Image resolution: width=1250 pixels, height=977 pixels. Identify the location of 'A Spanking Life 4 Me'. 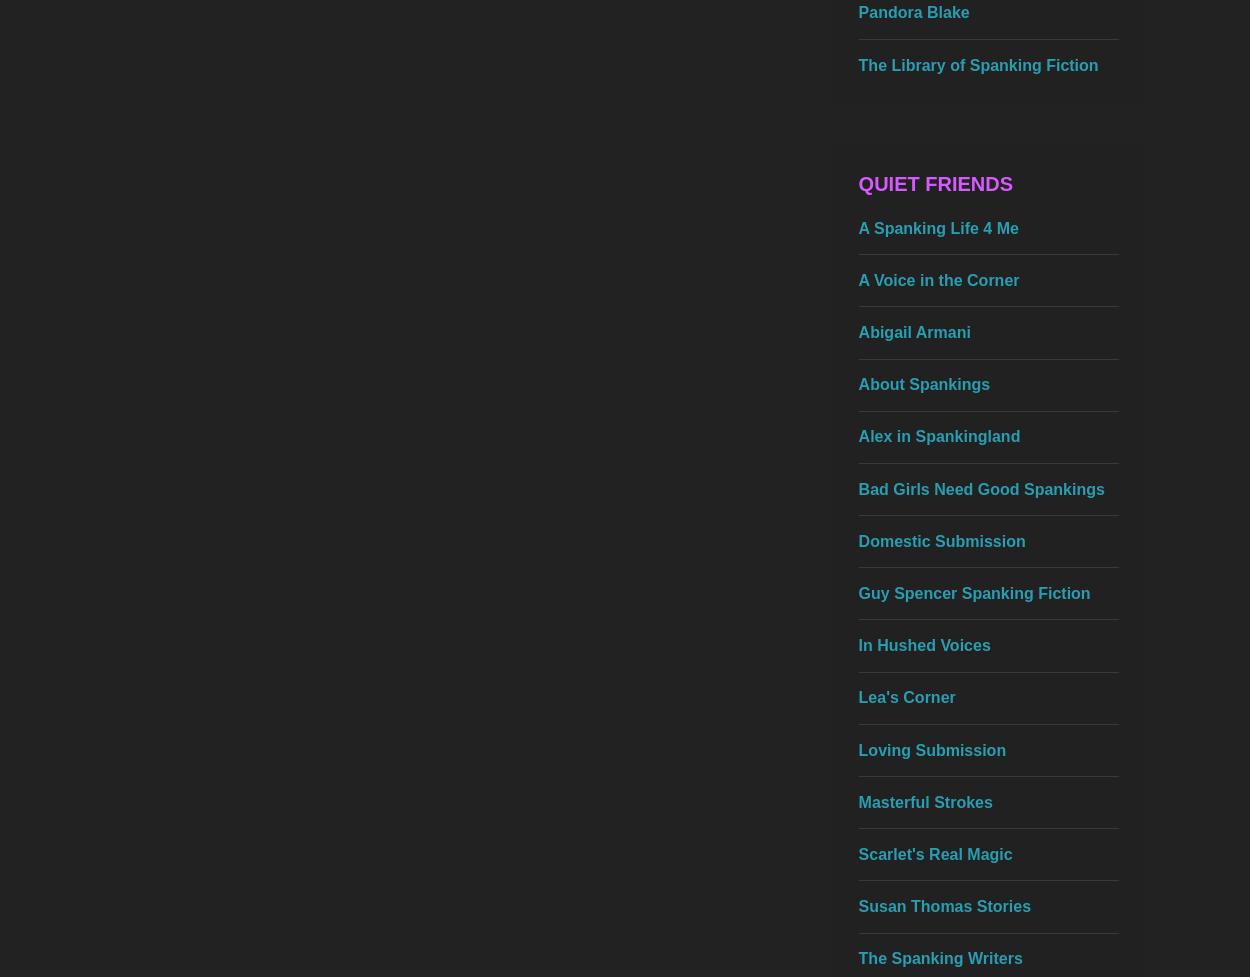
(938, 226).